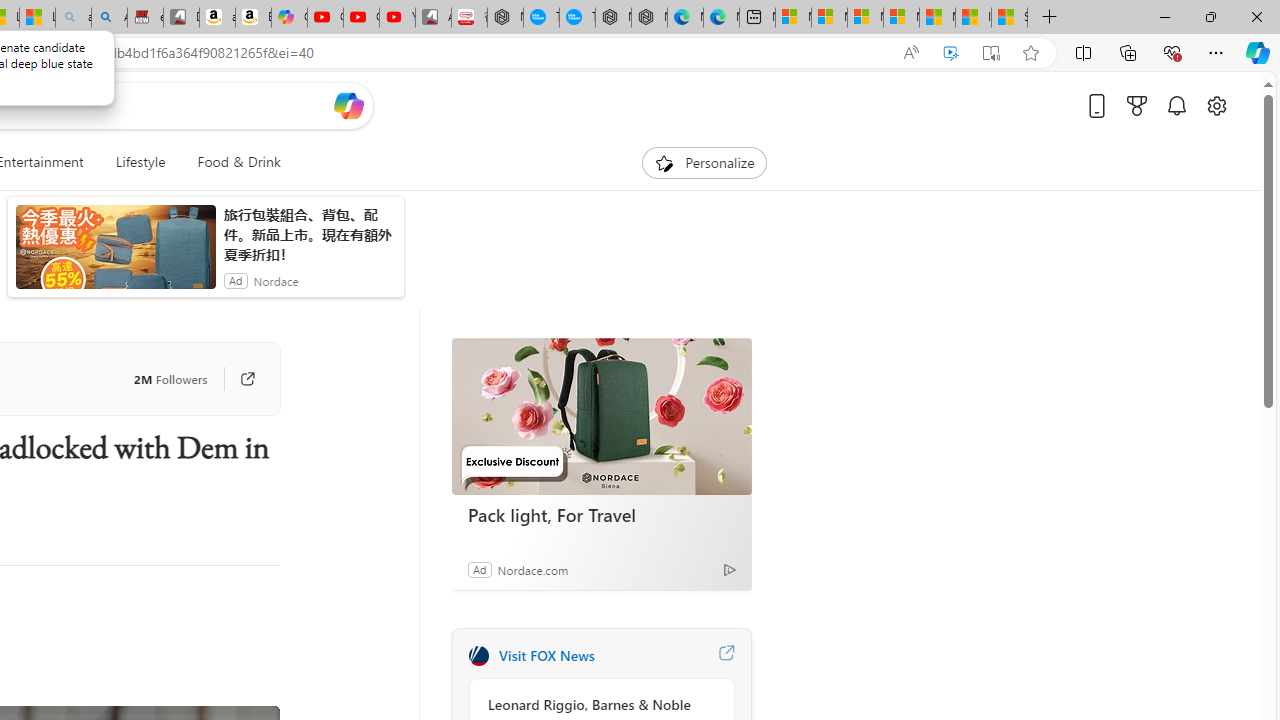  I want to click on 'Microsoft rewards', so click(1137, 105).